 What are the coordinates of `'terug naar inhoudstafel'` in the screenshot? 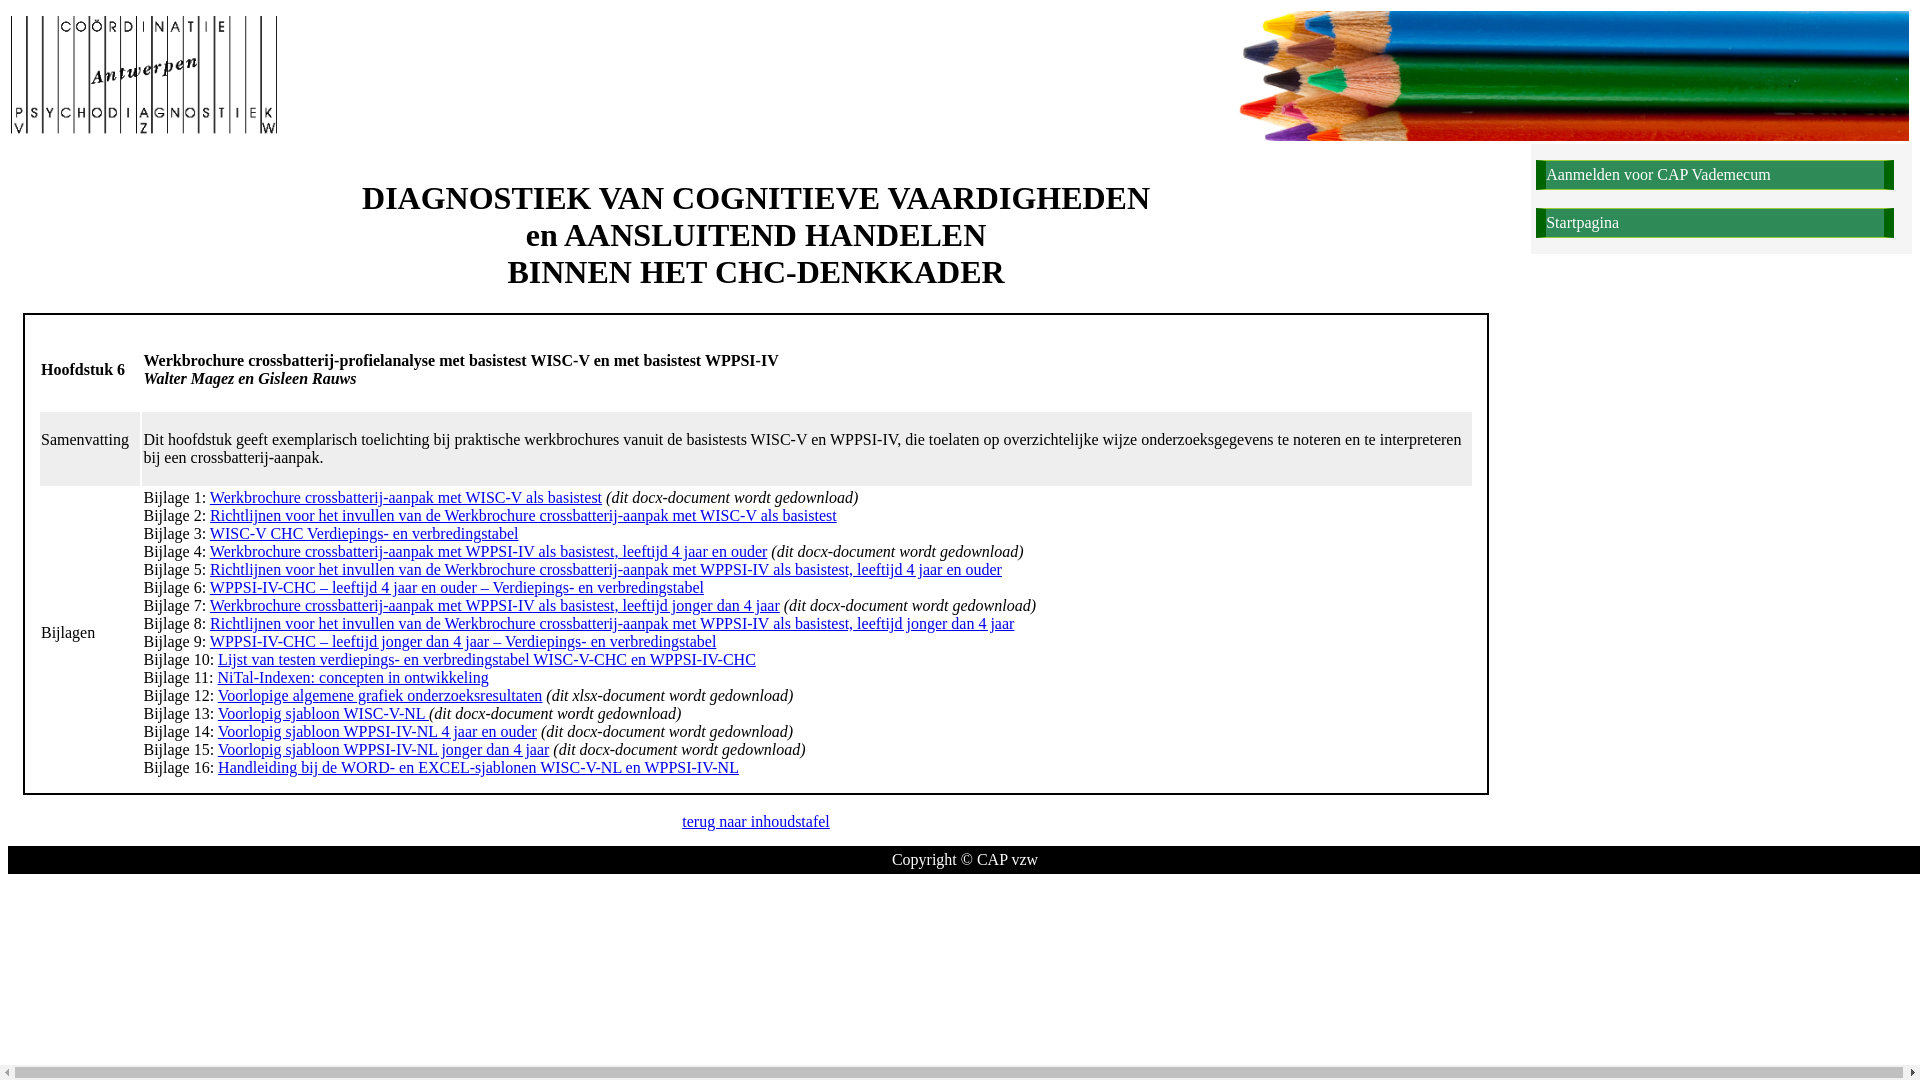 It's located at (681, 821).